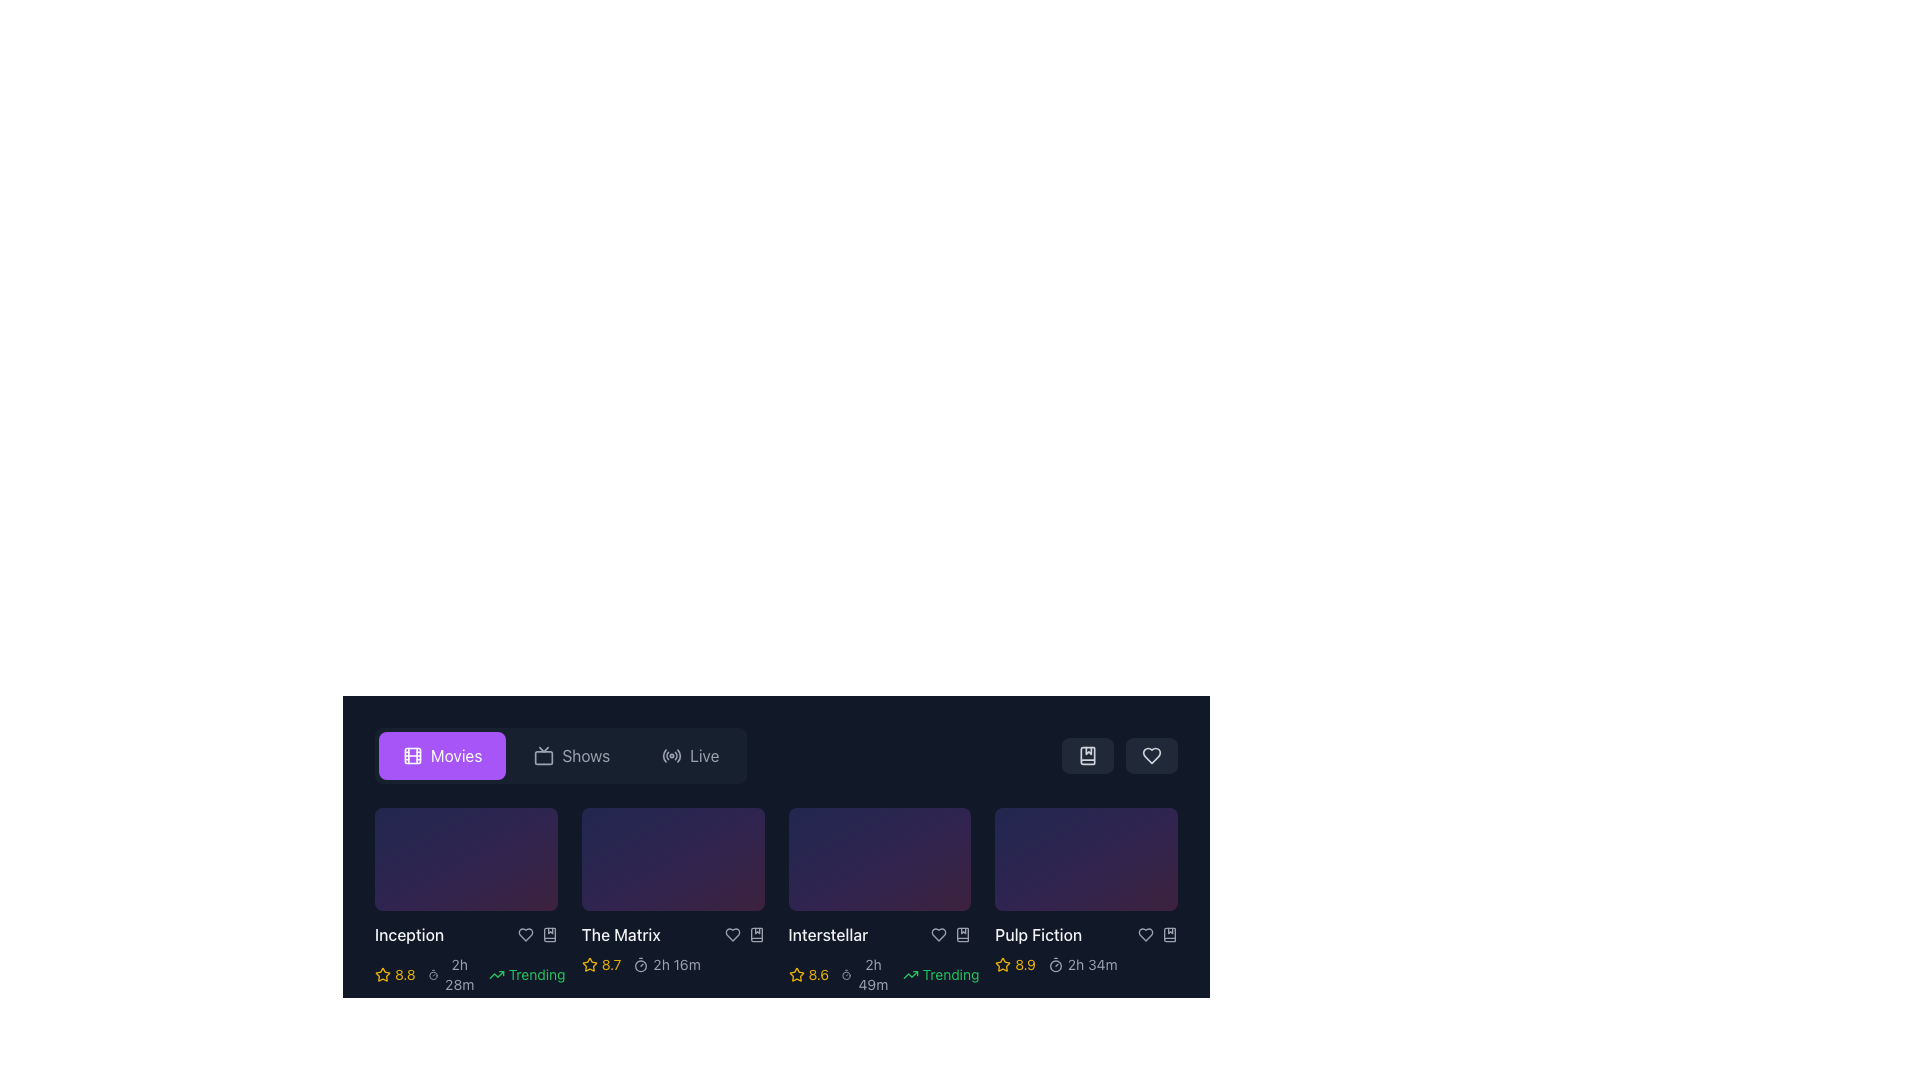 This screenshot has height=1080, width=1920. What do you see at coordinates (588, 963) in the screenshot?
I see `the small, stylized star icon with a golden yellow outline located below the title 'The Matrix' in the UI, which is the second element in the group of rating stars` at bounding box center [588, 963].